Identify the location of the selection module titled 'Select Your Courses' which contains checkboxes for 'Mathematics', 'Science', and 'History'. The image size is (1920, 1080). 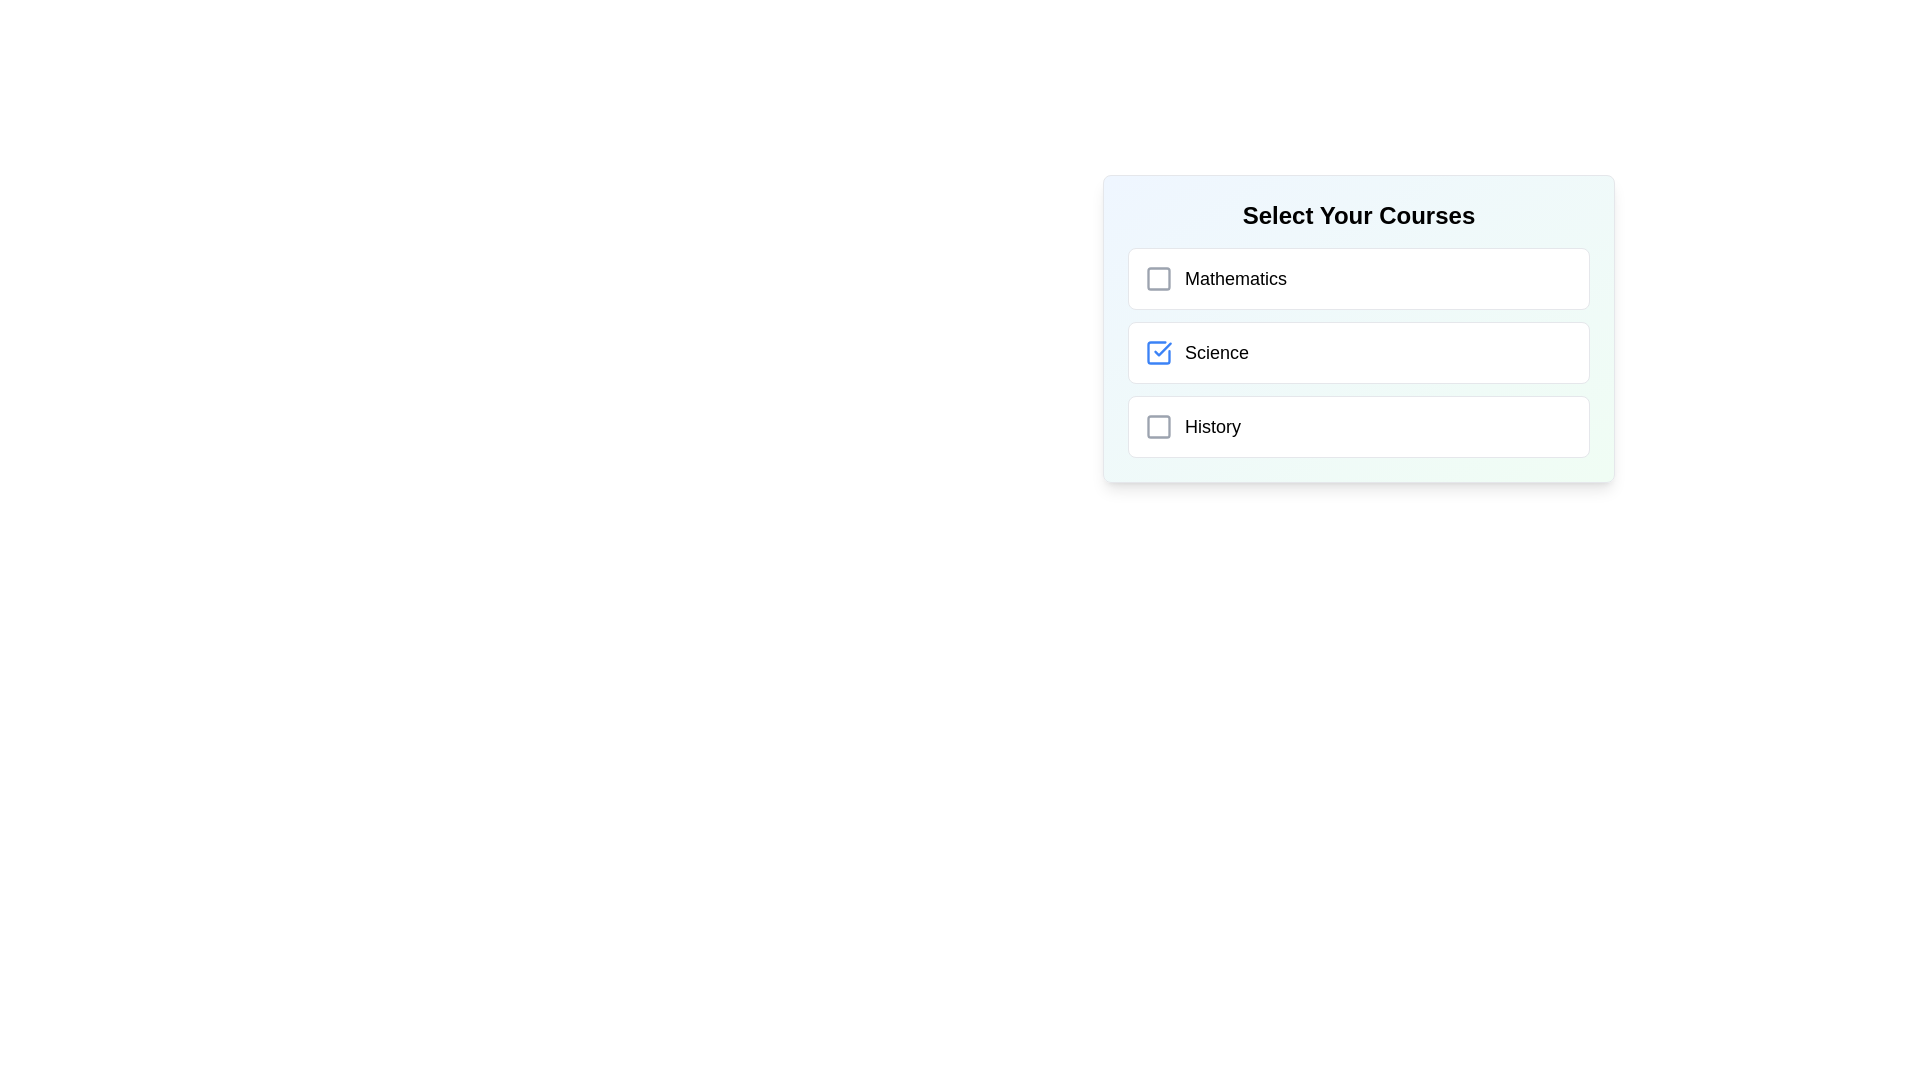
(1358, 327).